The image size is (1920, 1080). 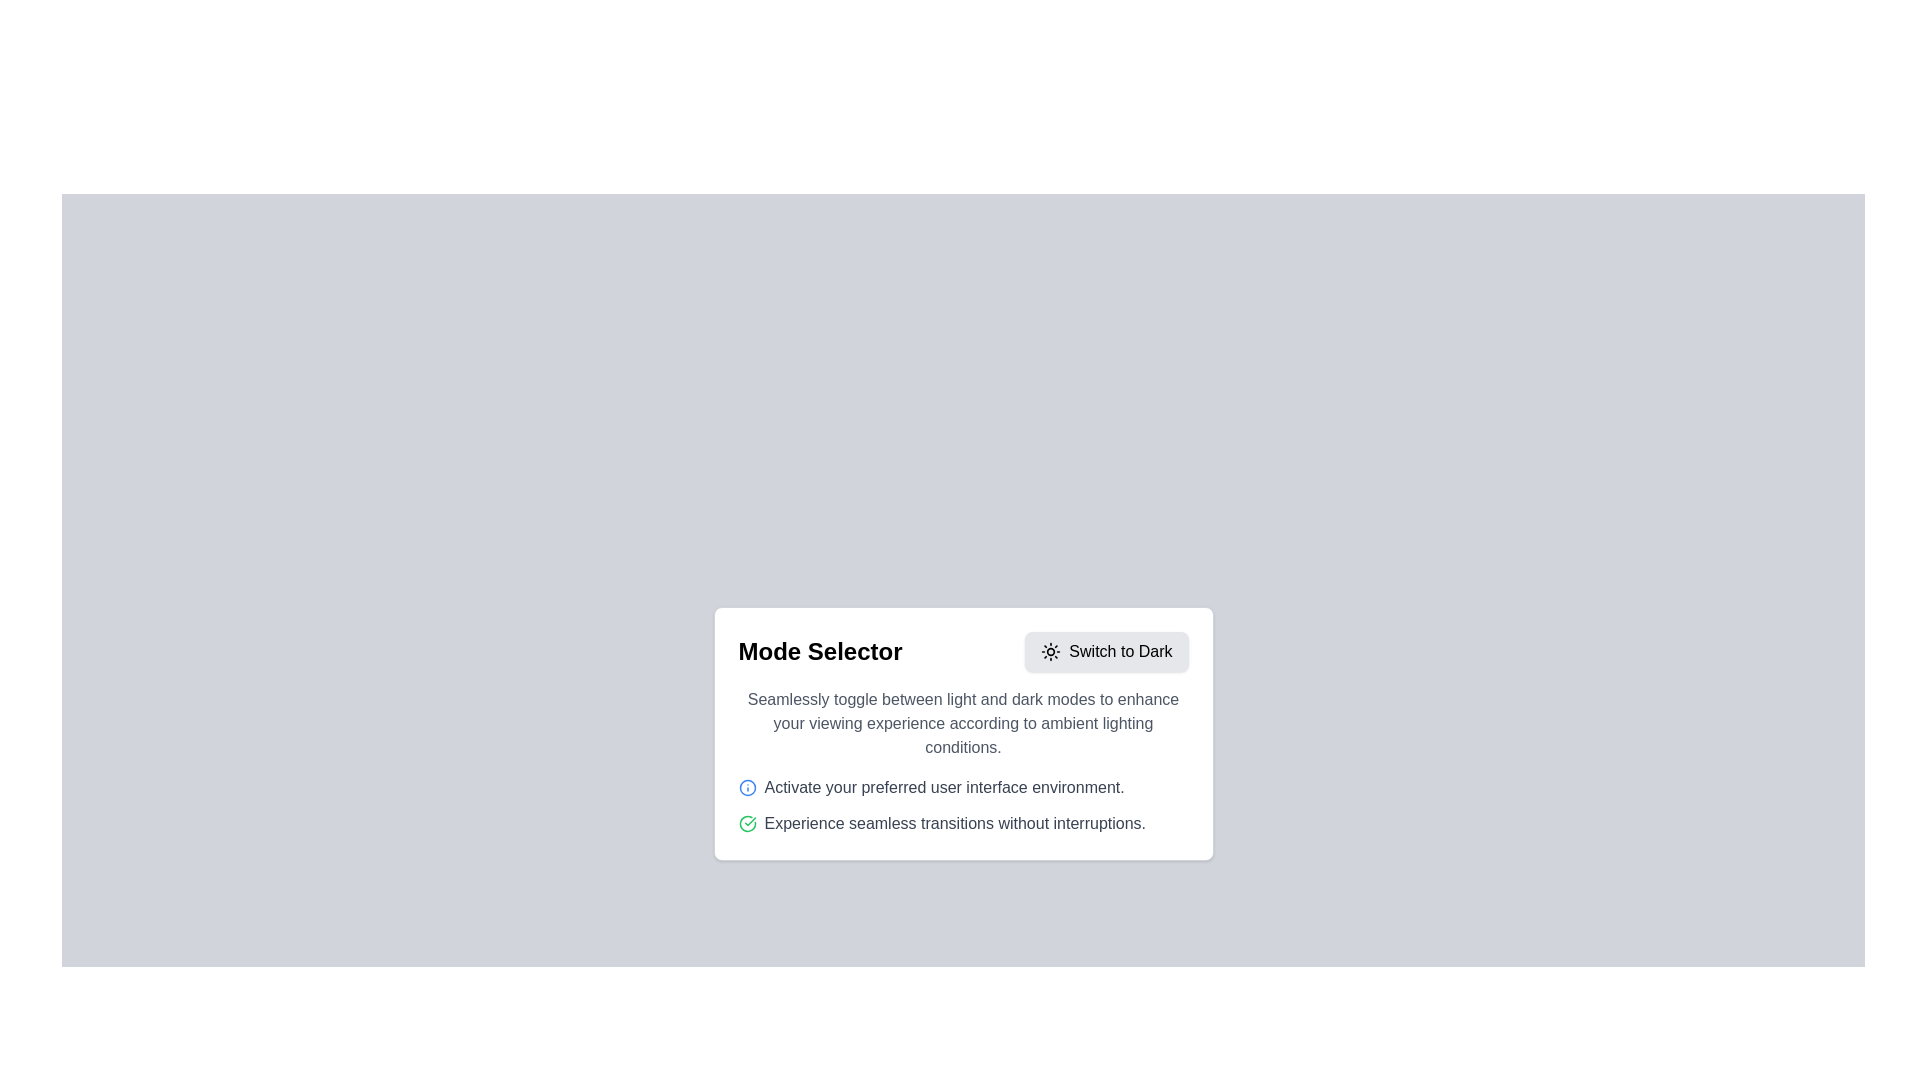 What do you see at coordinates (1120, 651) in the screenshot?
I see `the text label reading 'Switch to Dark' which is positioned to the right of the sun icon in the 'Mode Selector' card` at bounding box center [1120, 651].